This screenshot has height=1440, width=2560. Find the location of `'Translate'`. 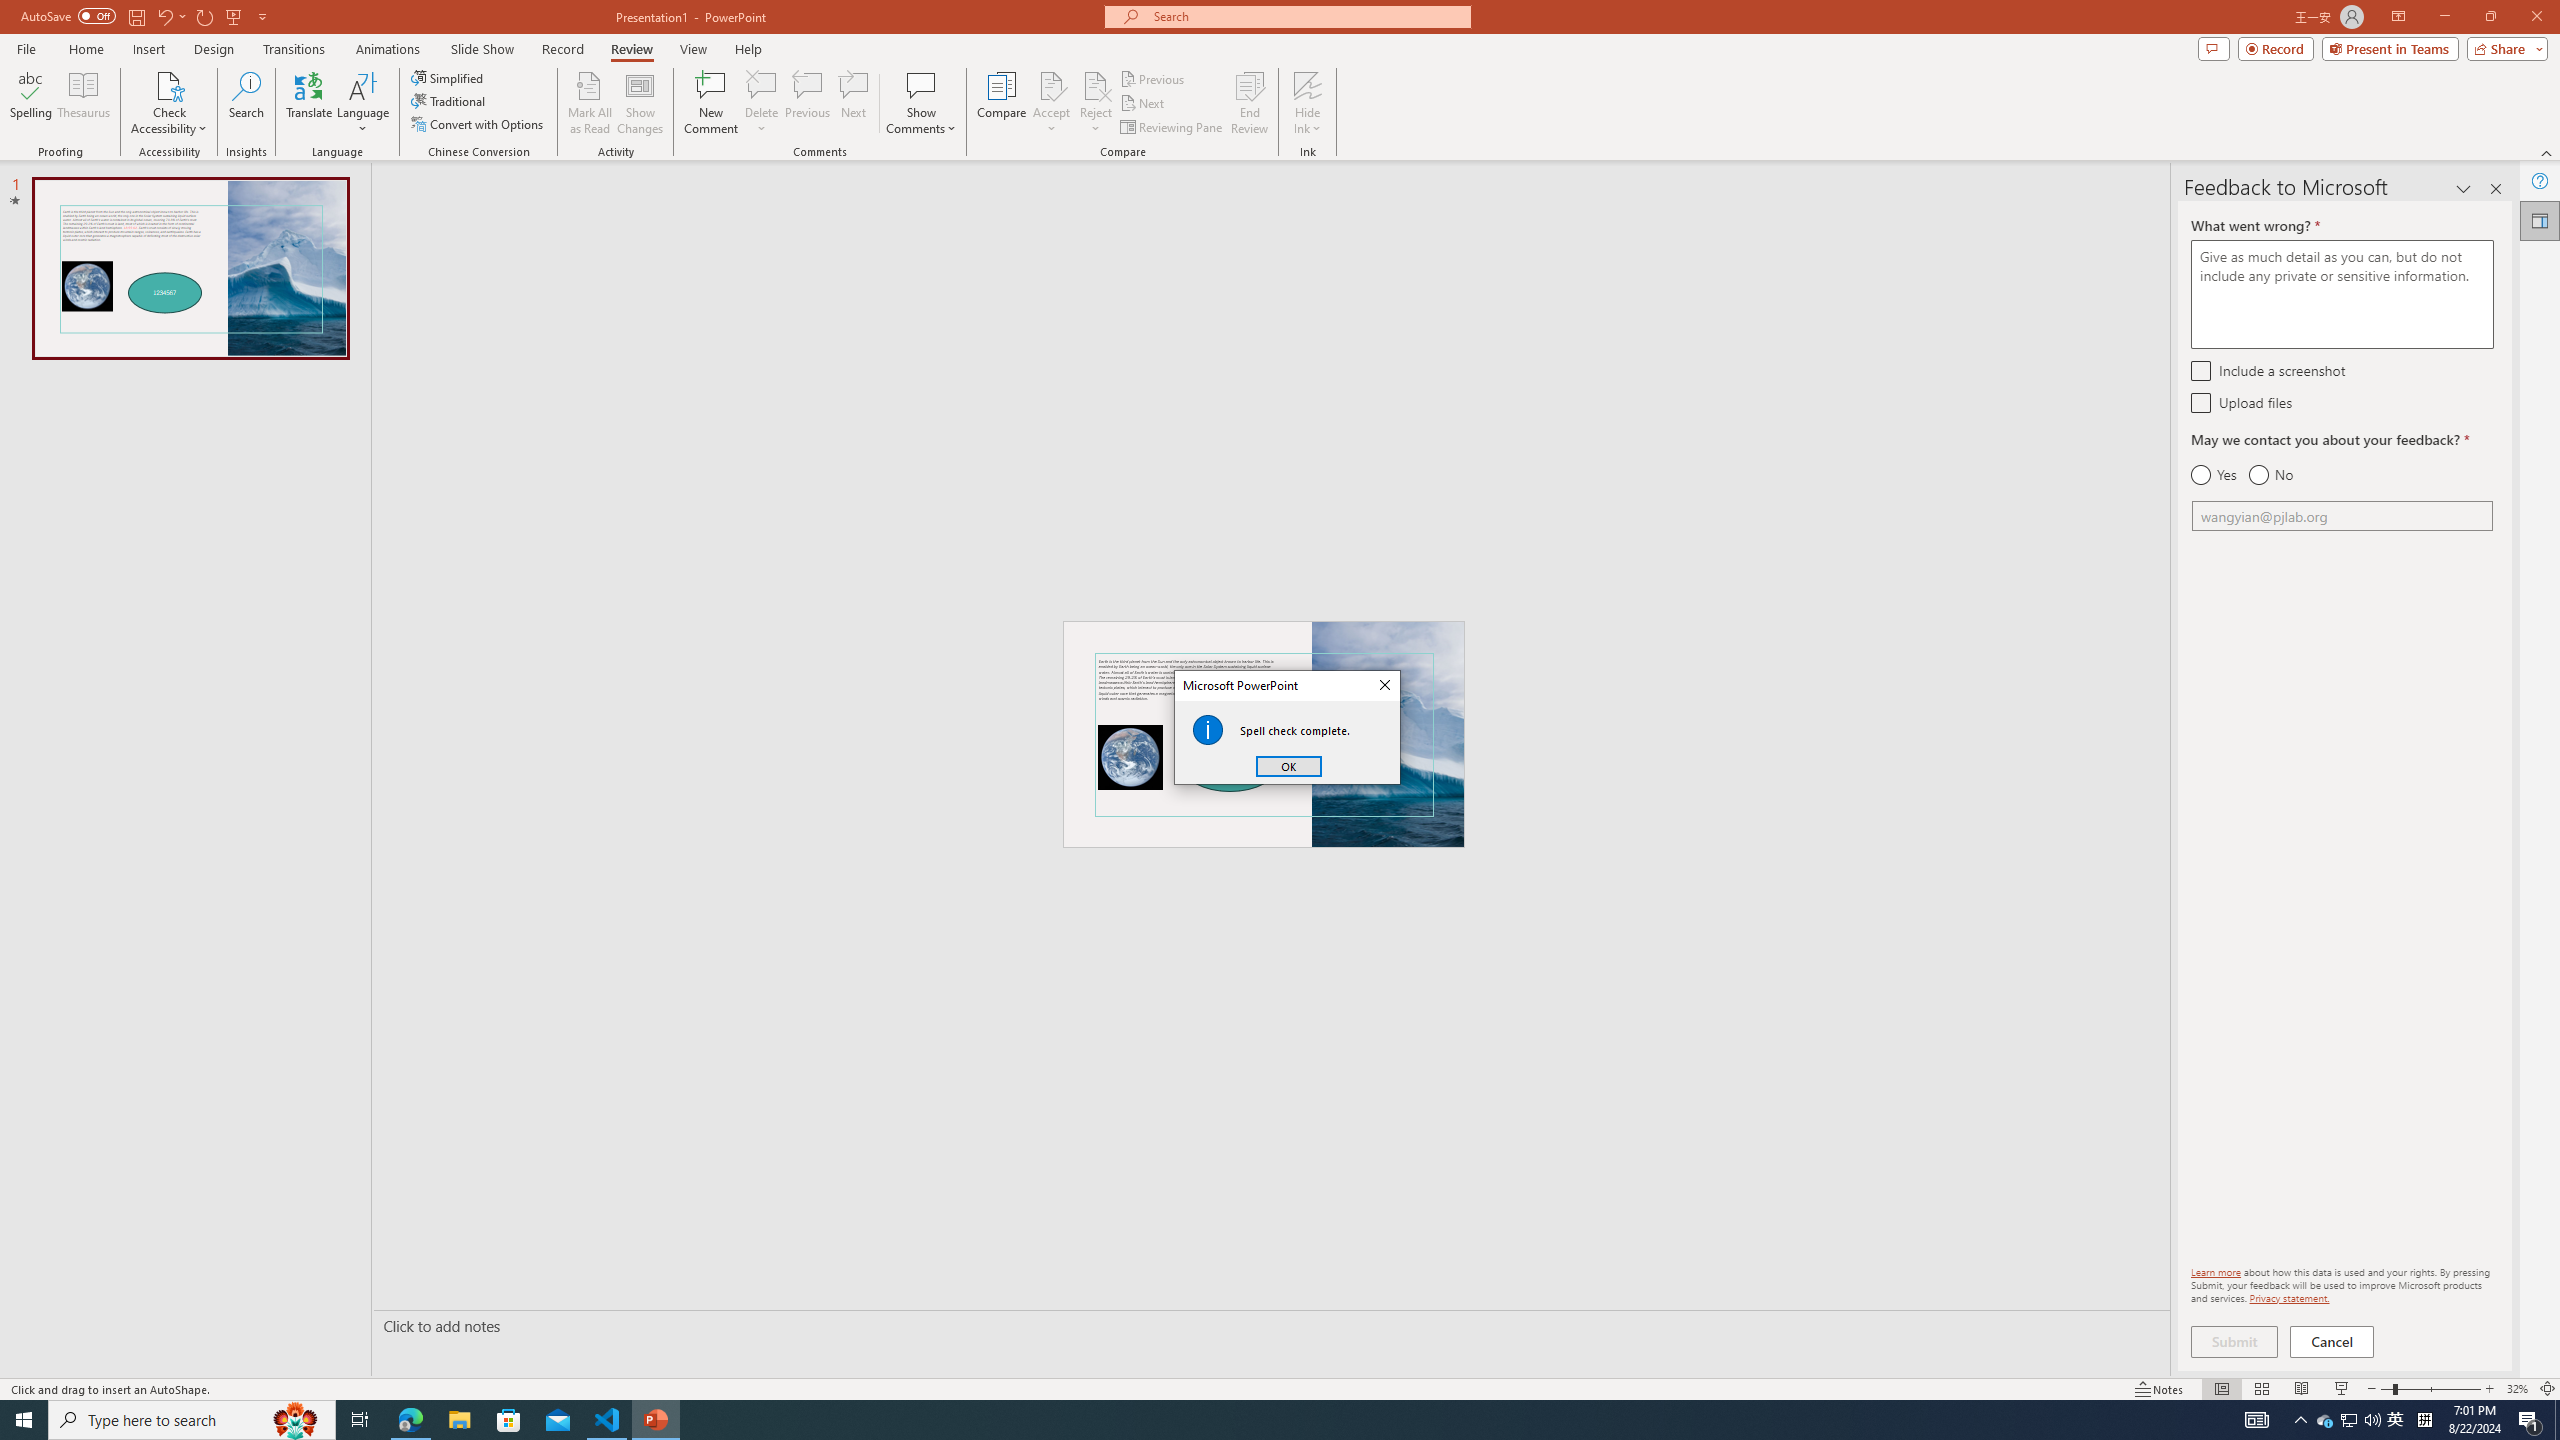

'Translate' is located at coordinates (309, 103).